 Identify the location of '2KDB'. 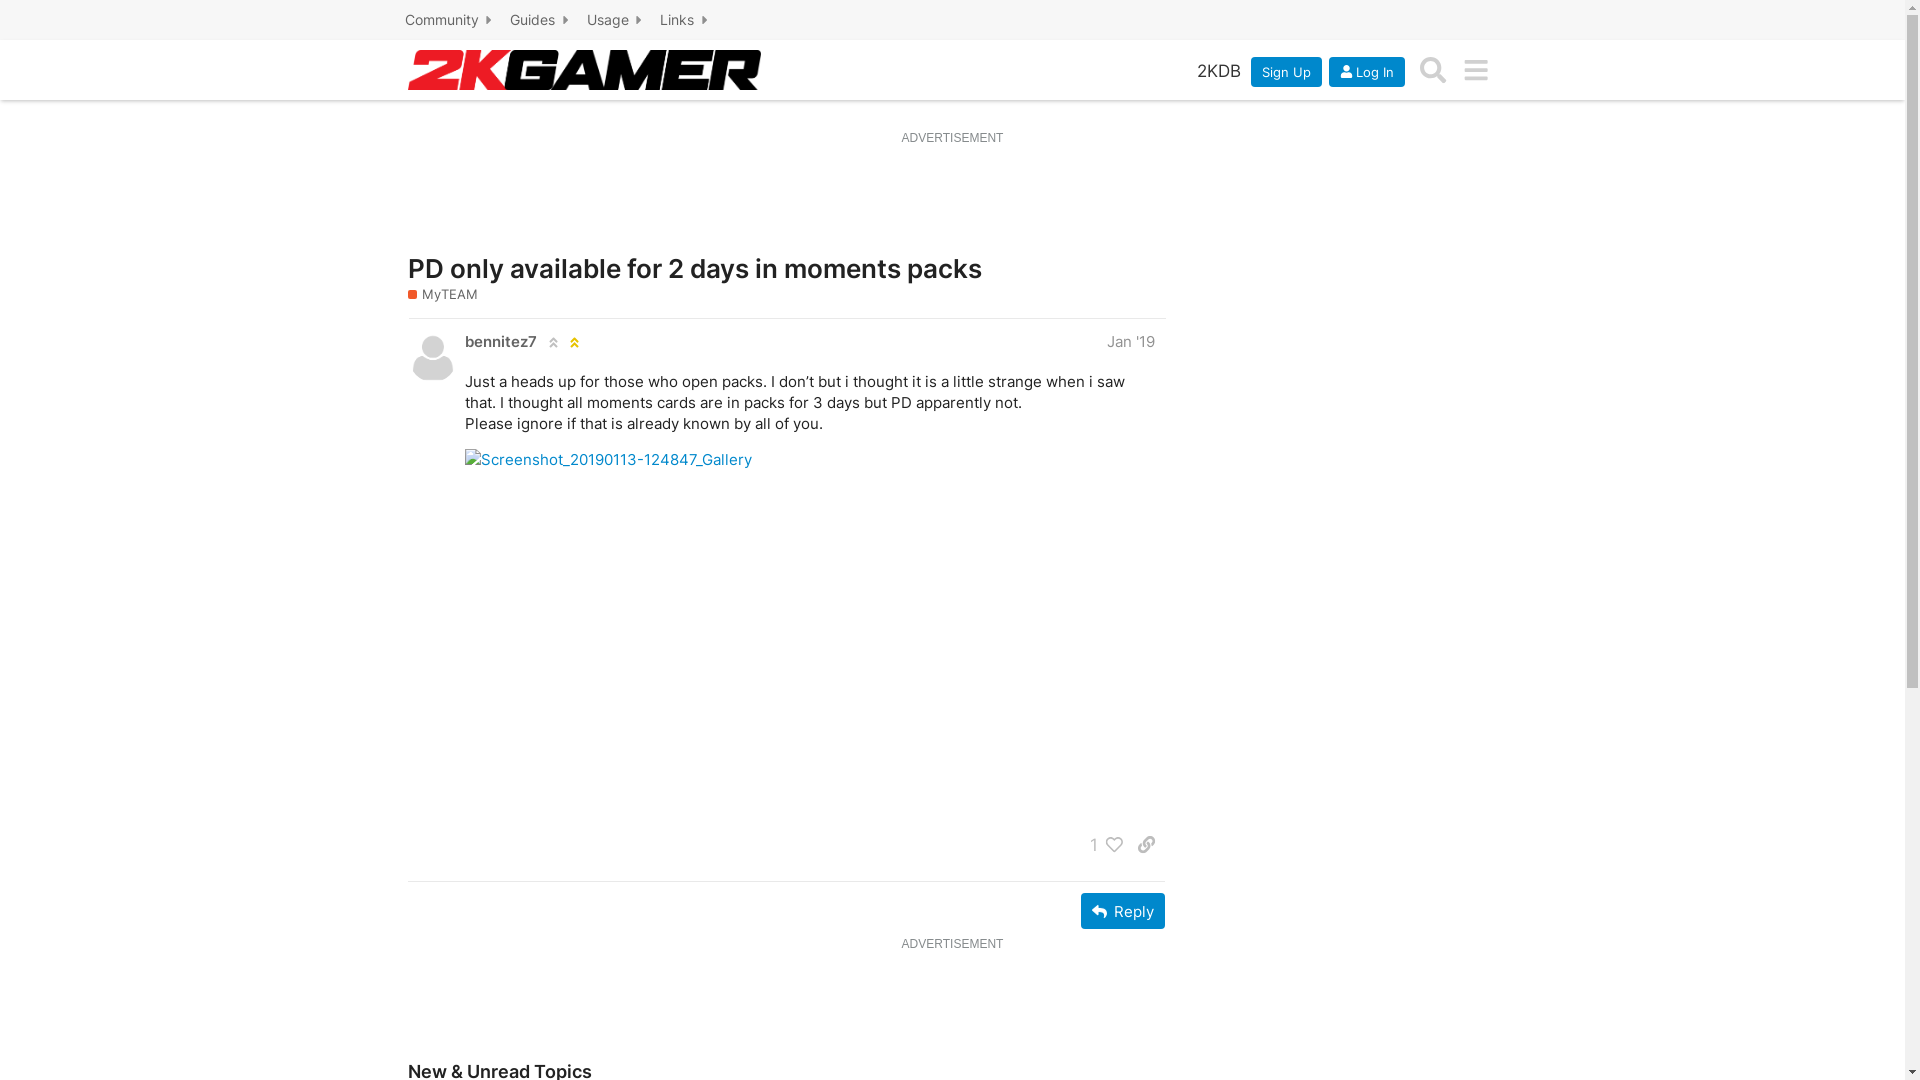
(1186, 69).